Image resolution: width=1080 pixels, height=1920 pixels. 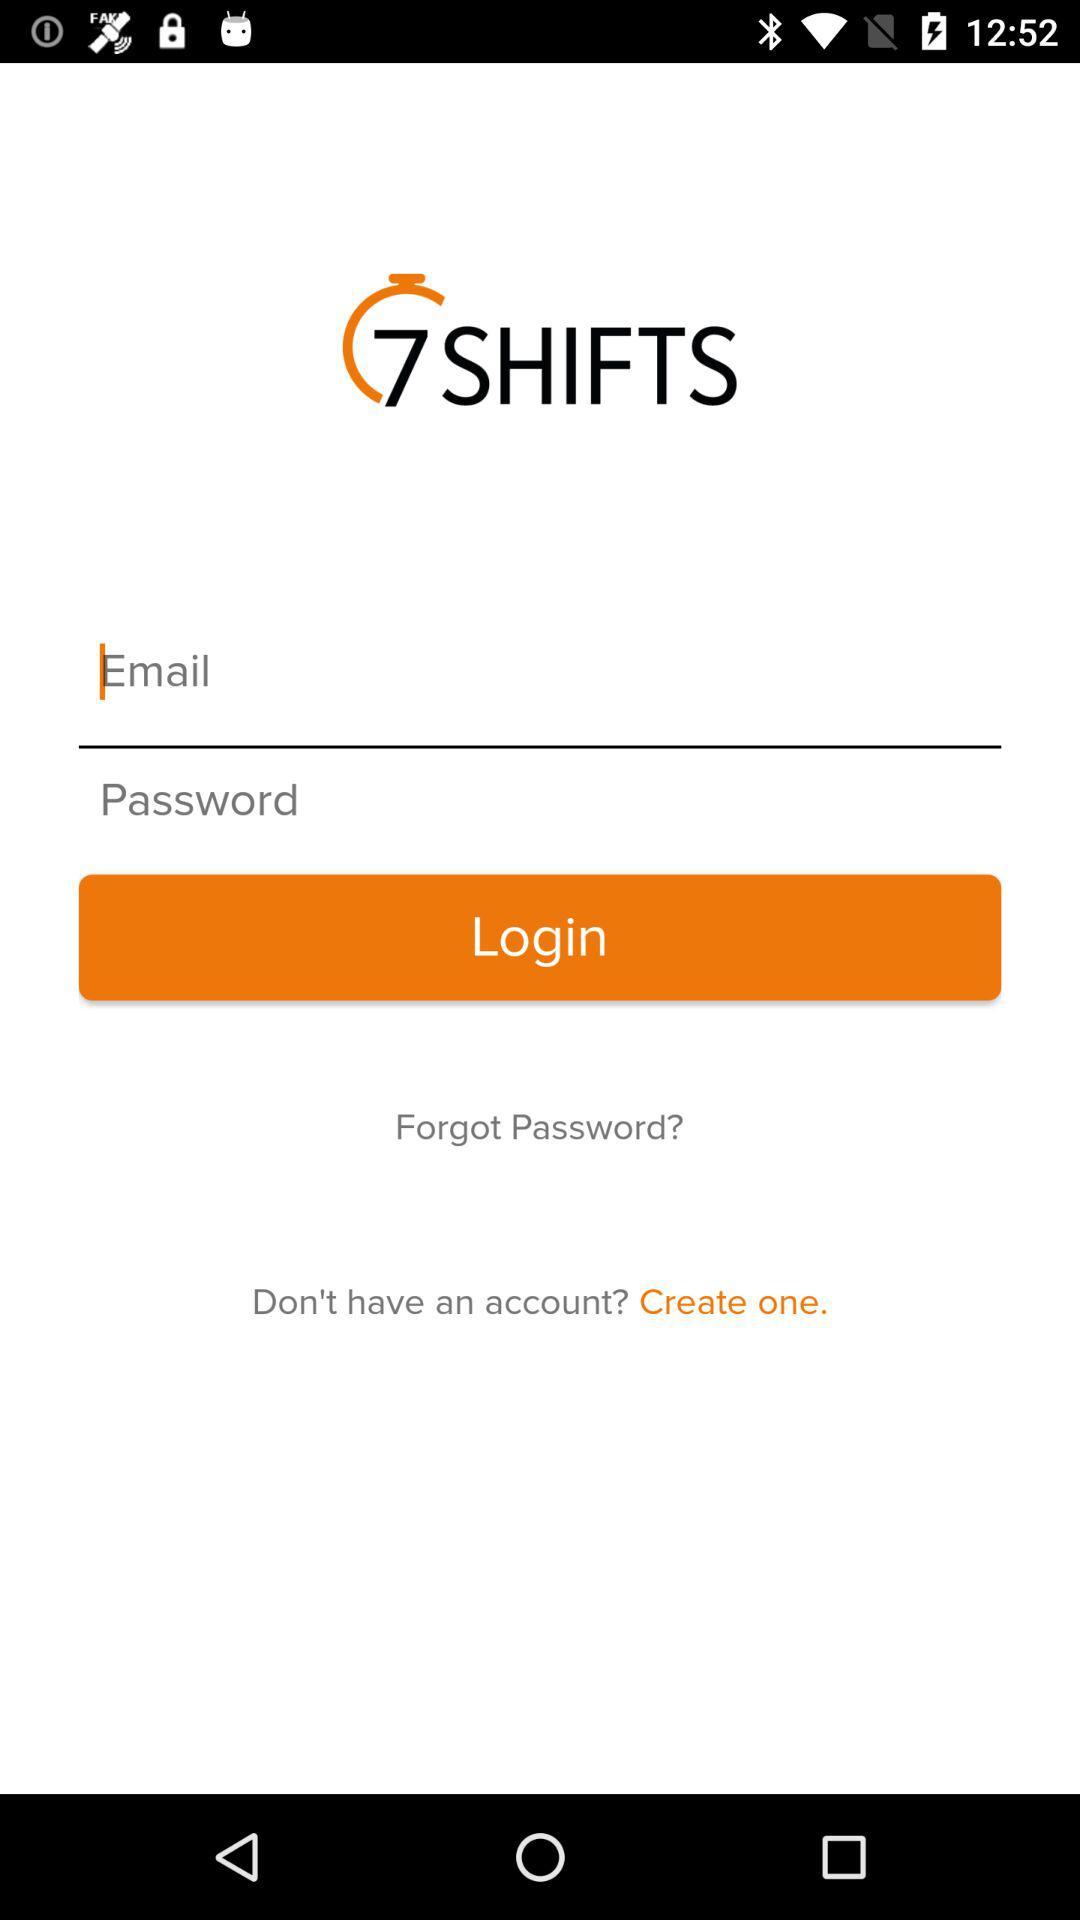 What do you see at coordinates (540, 801) in the screenshot?
I see `an empty field that you type your password into` at bounding box center [540, 801].